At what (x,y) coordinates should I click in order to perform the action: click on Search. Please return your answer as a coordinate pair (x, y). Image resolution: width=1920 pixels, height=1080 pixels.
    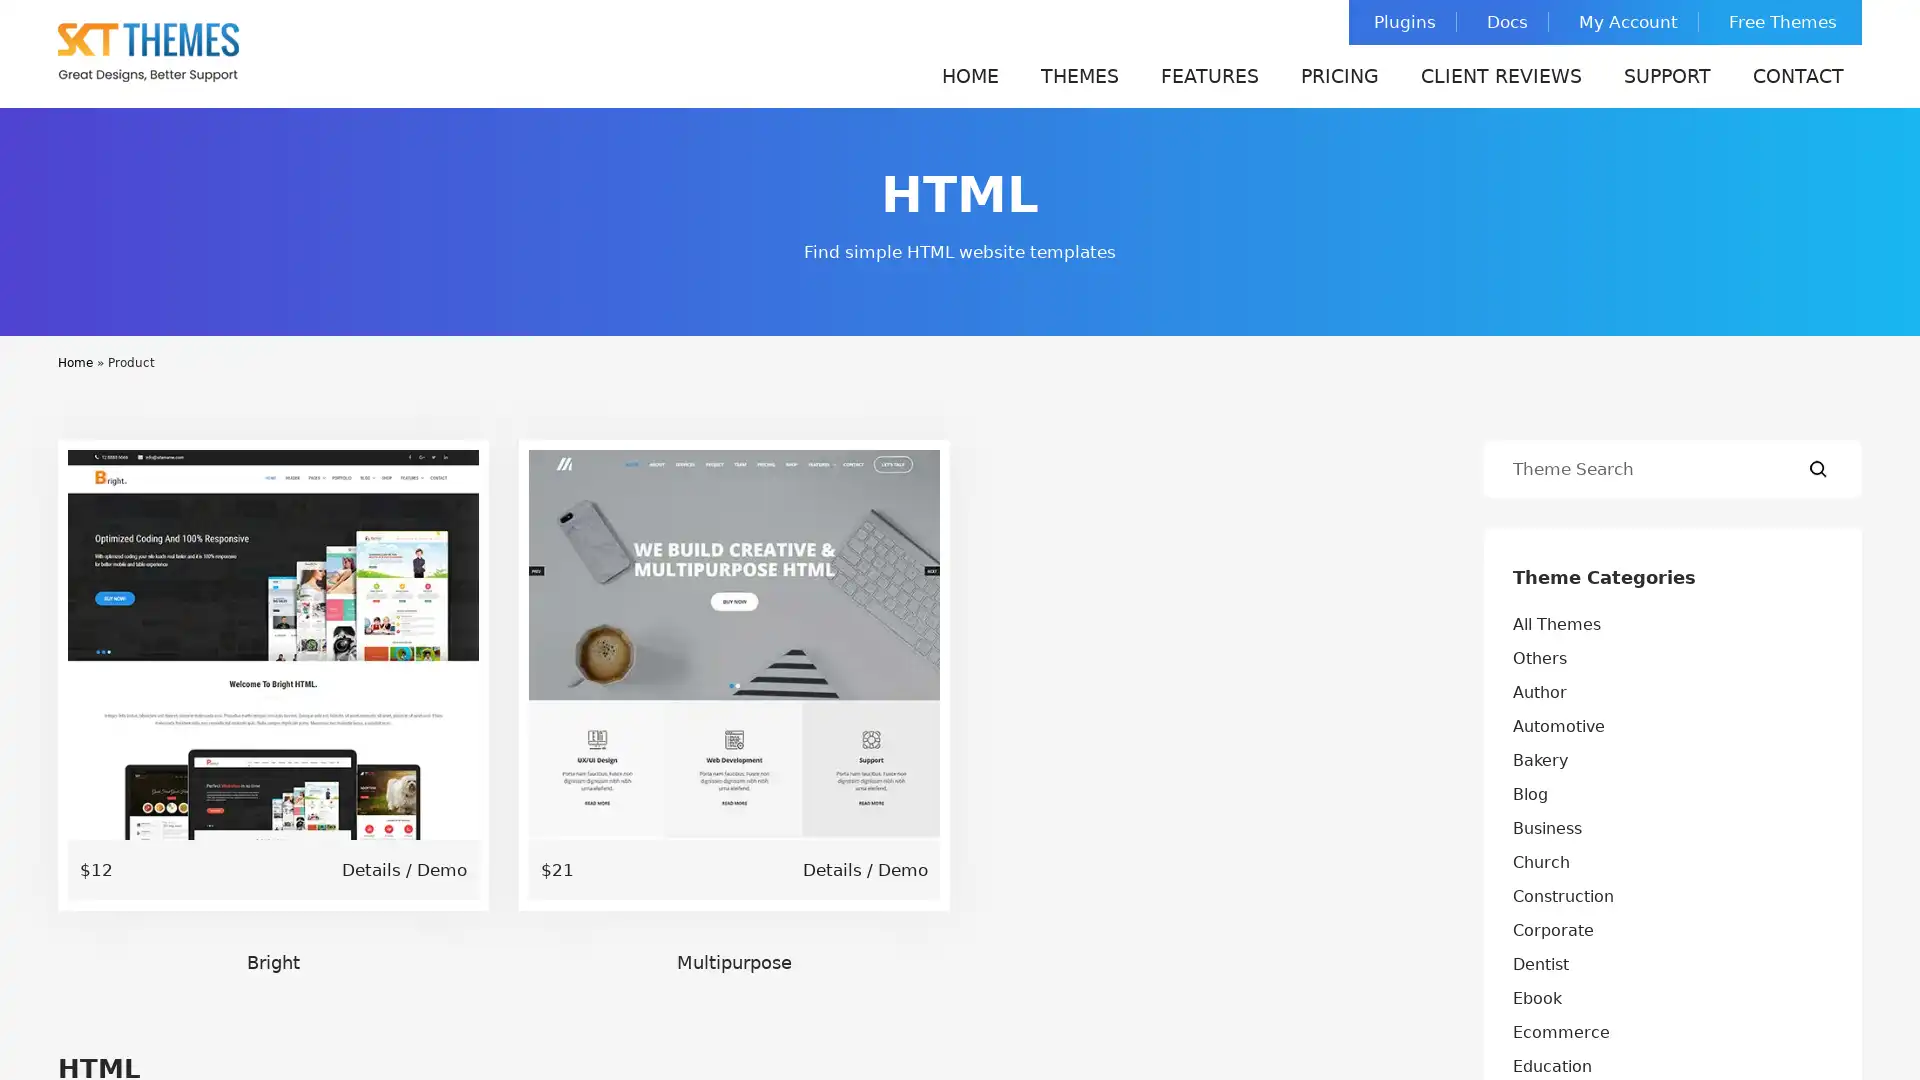
    Looking at the image, I should click on (1818, 469).